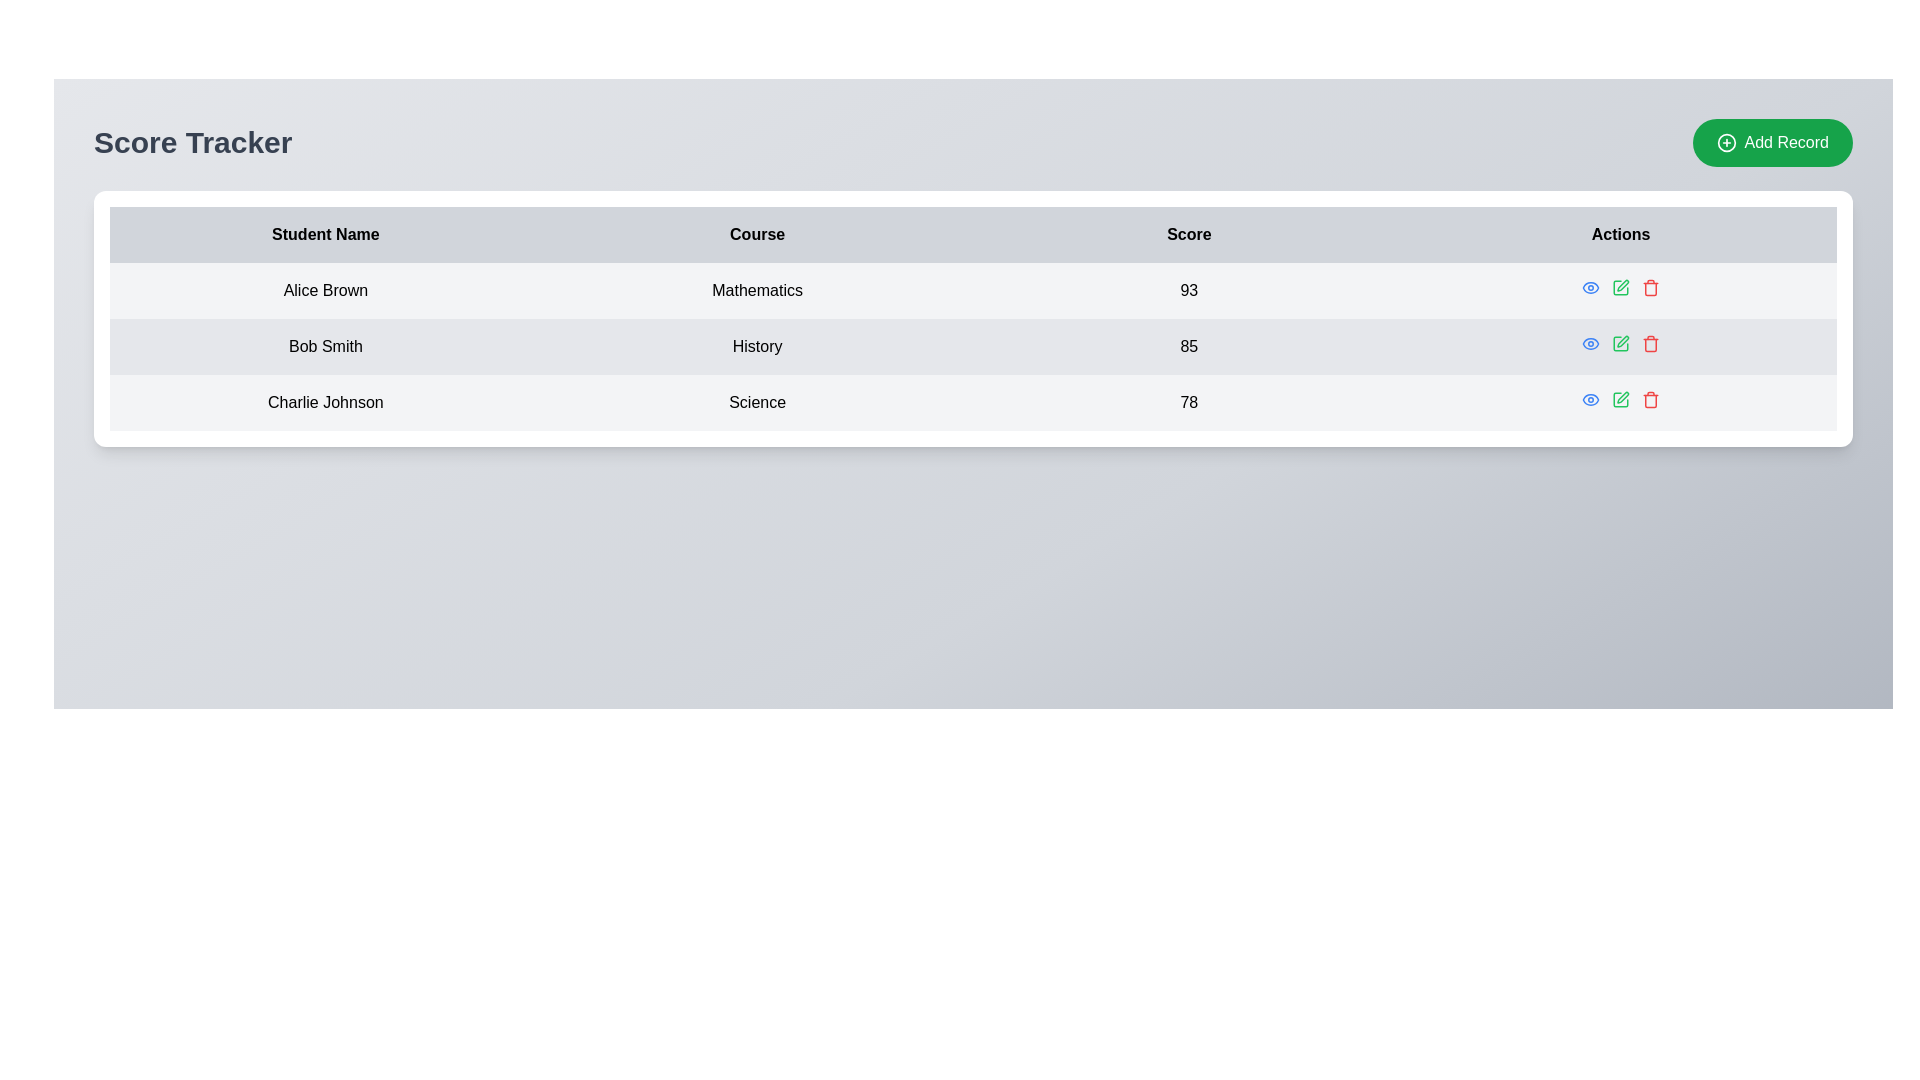 This screenshot has width=1920, height=1080. What do you see at coordinates (1651, 401) in the screenshot?
I see `the main body of the trash can icon associated with the delete action for 'Charlie Johnson'` at bounding box center [1651, 401].